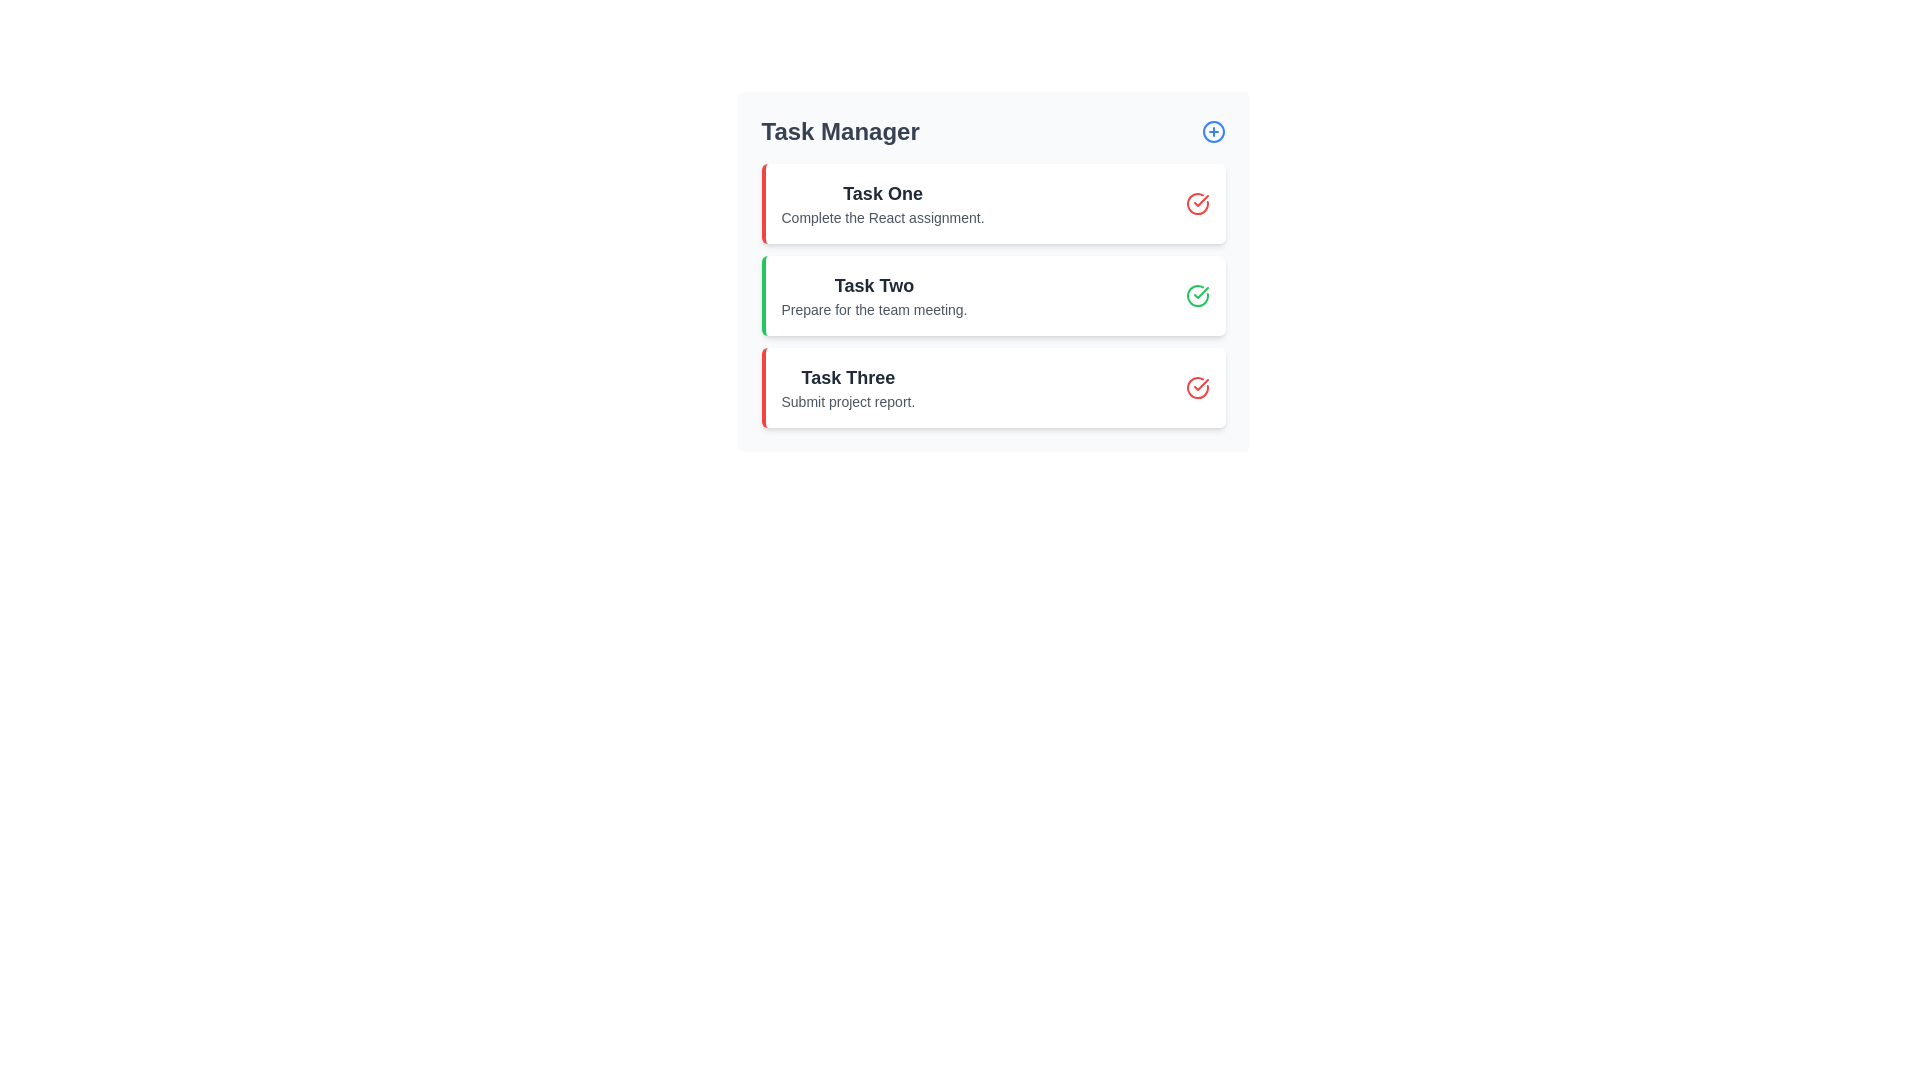 This screenshot has width=1920, height=1080. Describe the element at coordinates (874, 309) in the screenshot. I see `the text label below 'Task Two'` at that location.